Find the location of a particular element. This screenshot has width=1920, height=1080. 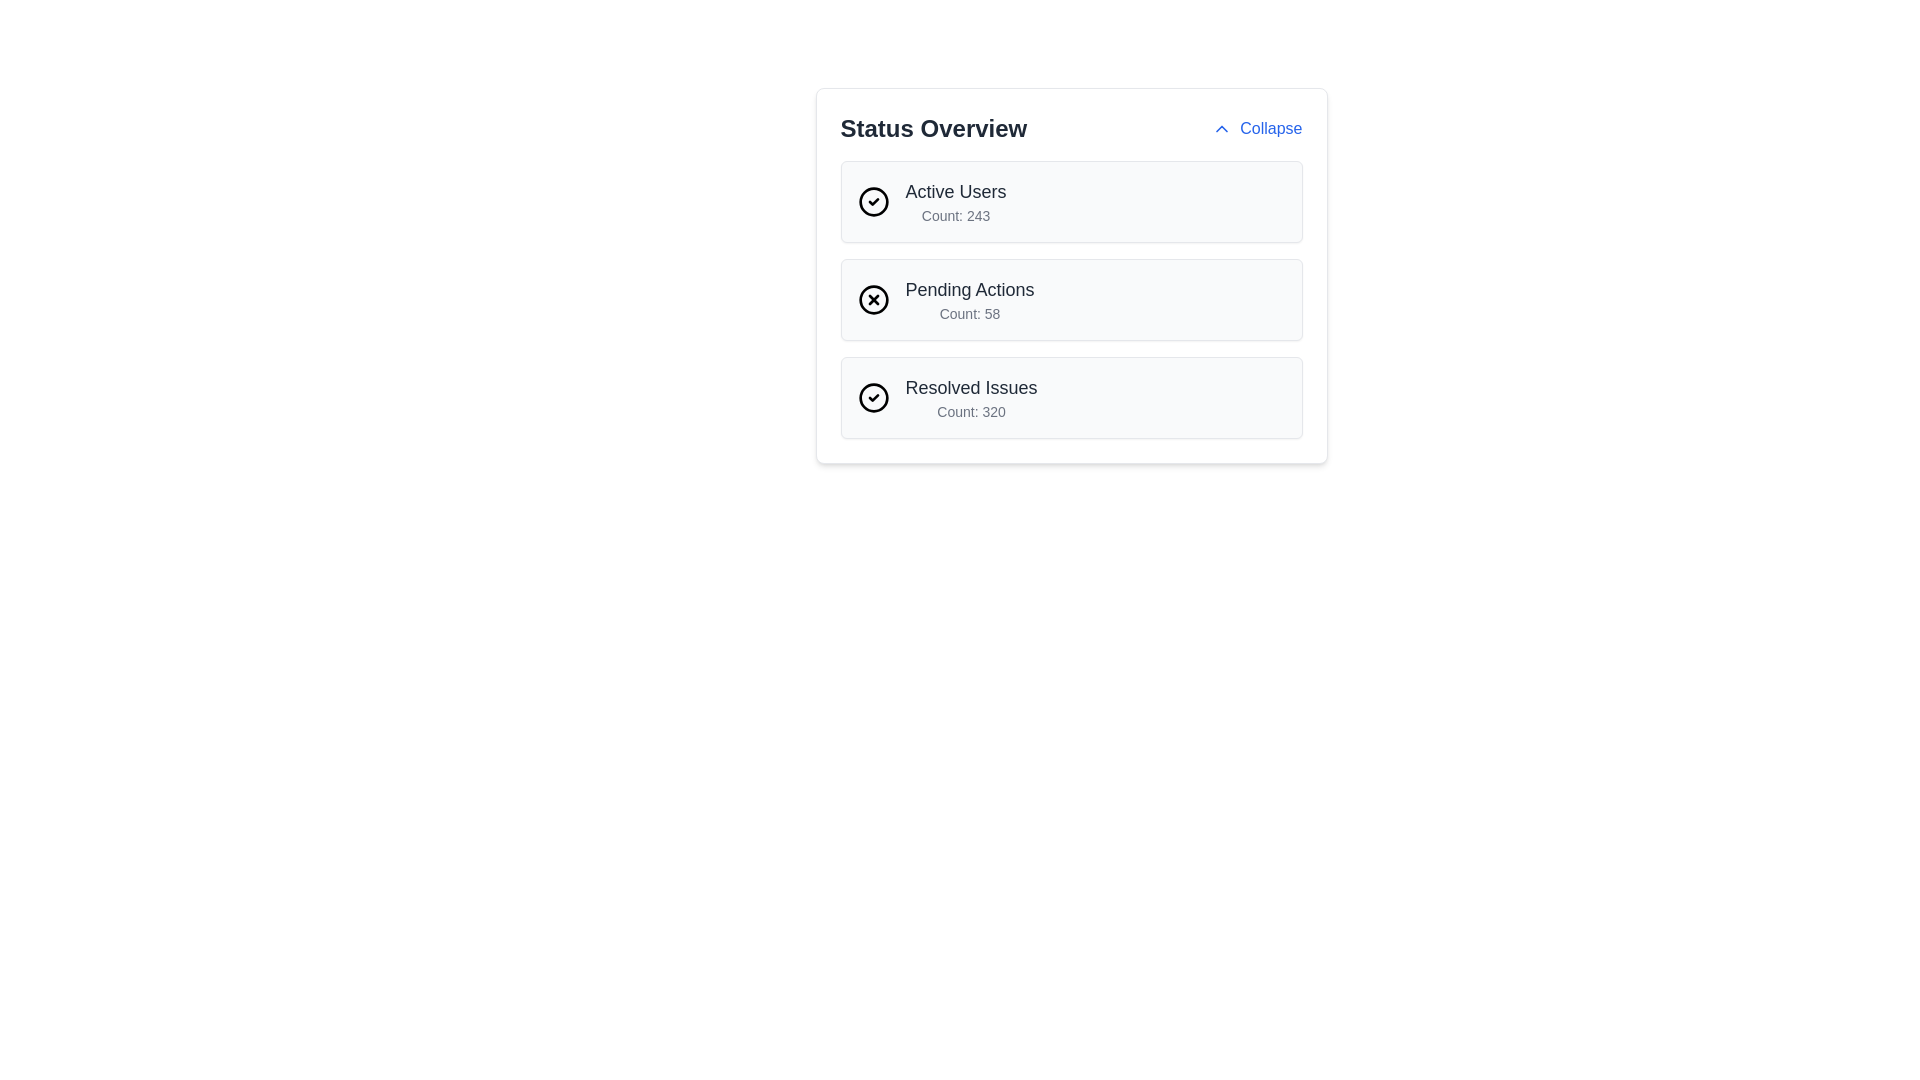

text from the 'Active Users' text label, which is styled with a medium gray font and is located at the top of the 'Status Overview' widget is located at coordinates (954, 192).